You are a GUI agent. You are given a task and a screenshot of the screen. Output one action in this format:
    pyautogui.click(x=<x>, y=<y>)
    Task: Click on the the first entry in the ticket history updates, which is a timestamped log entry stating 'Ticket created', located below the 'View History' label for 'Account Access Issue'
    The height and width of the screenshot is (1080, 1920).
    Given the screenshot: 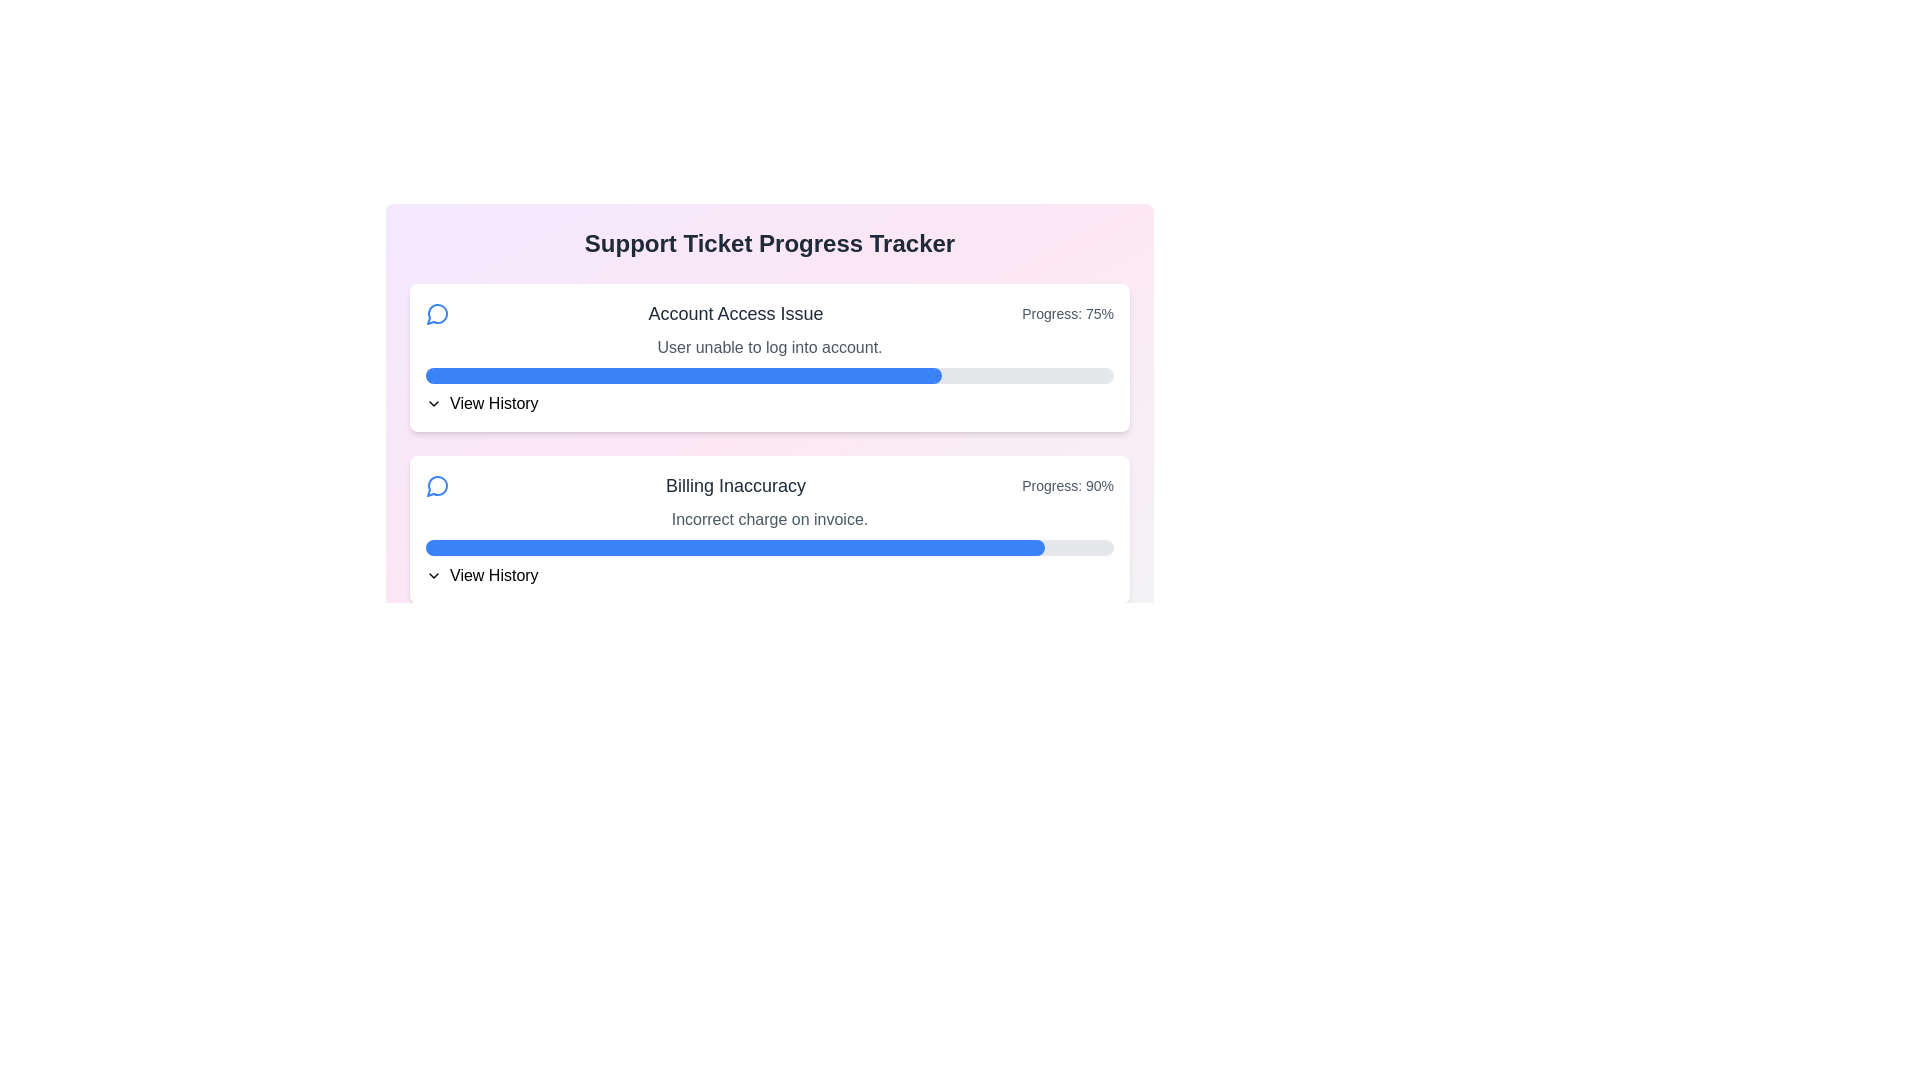 What is the action you would take?
    pyautogui.click(x=777, y=433)
    